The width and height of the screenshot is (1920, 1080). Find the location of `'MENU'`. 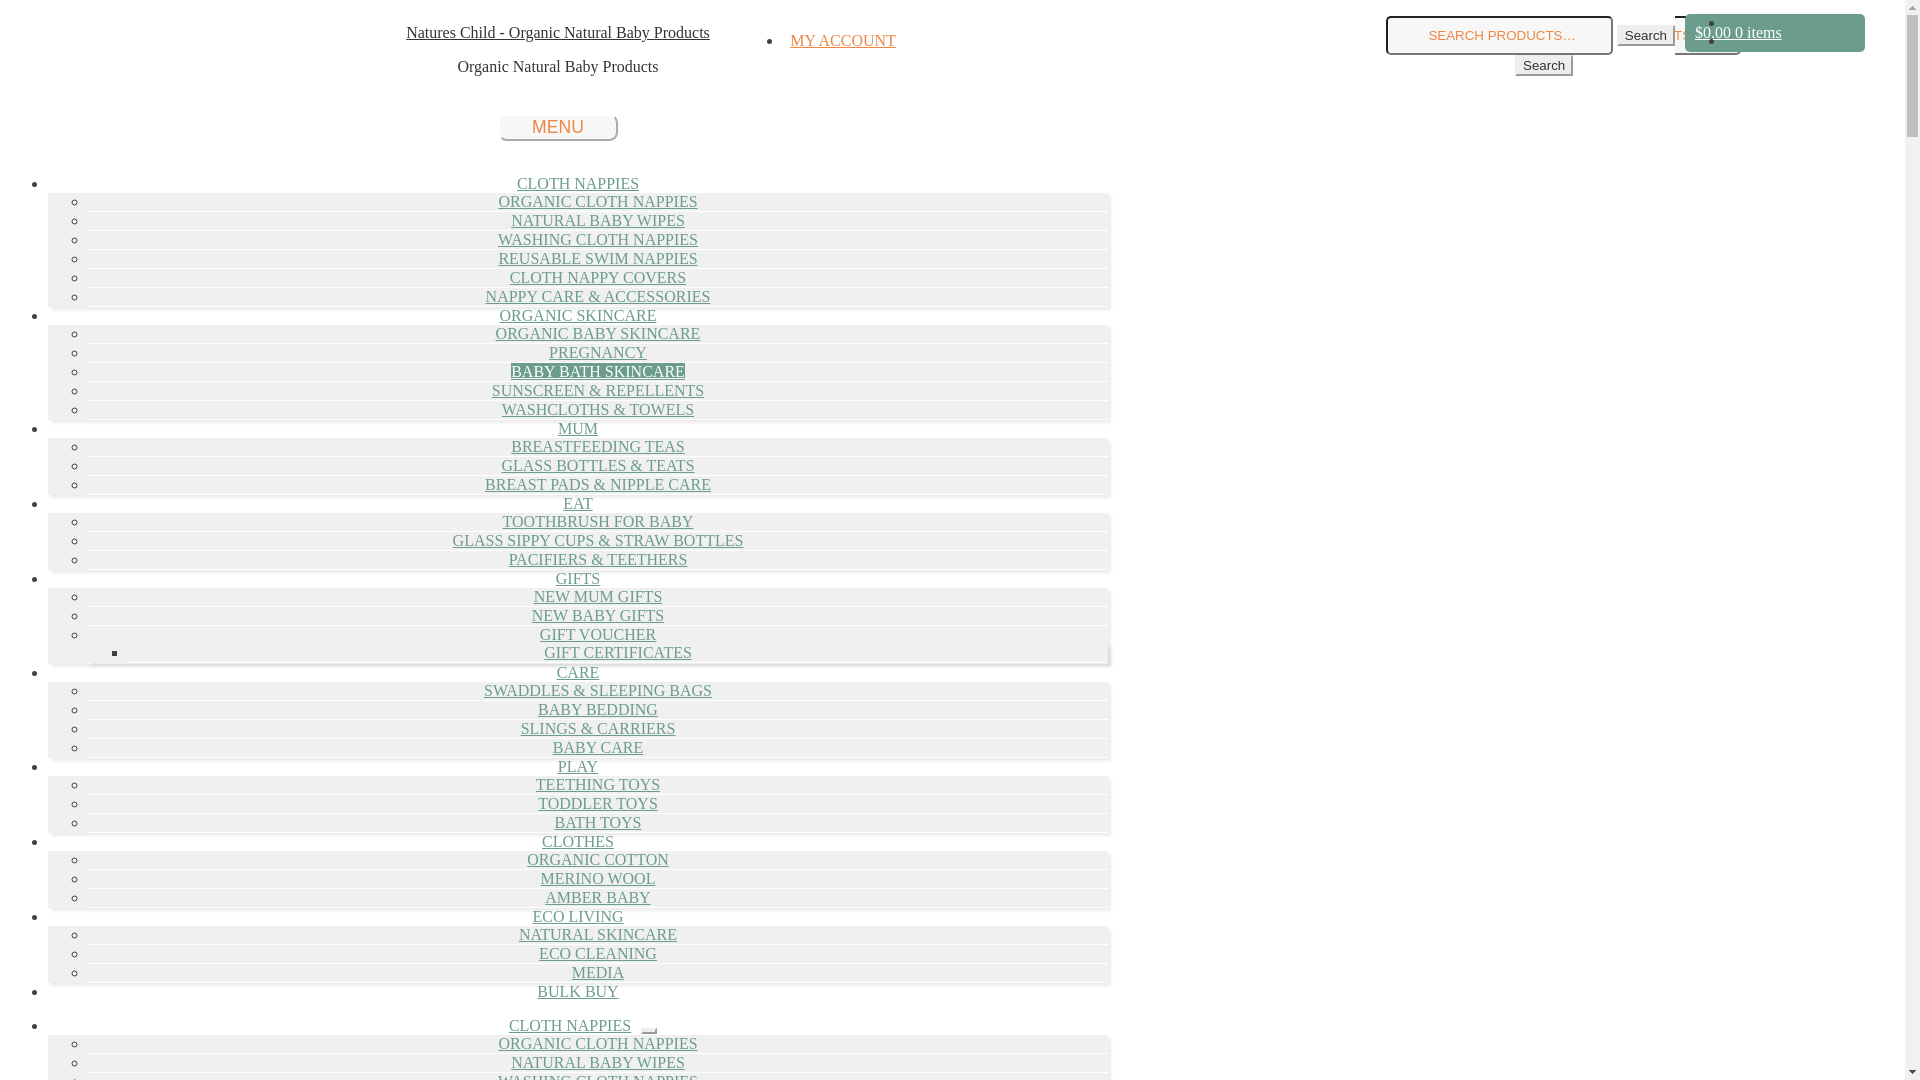

'MENU' is located at coordinates (557, 127).